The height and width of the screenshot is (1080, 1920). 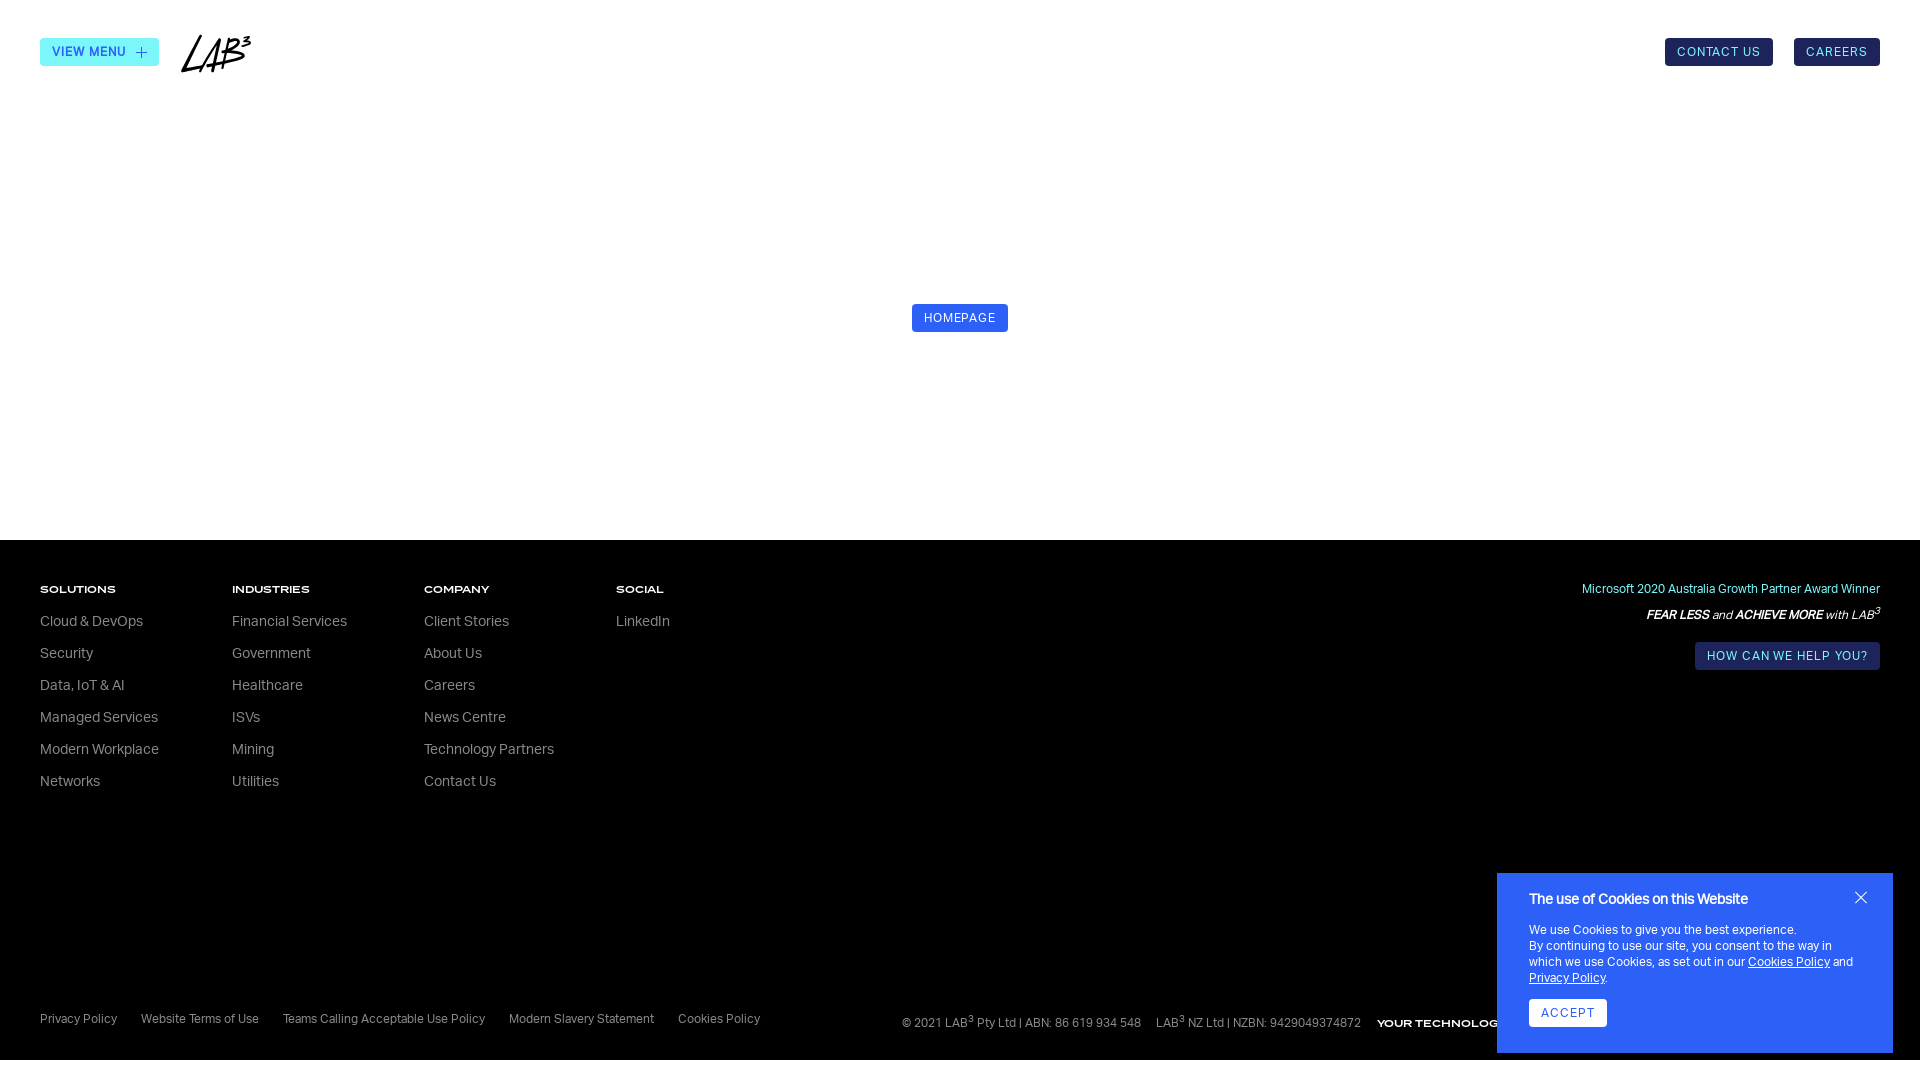 I want to click on 'HOW CAN WE HELP YOU?', so click(x=1787, y=655).